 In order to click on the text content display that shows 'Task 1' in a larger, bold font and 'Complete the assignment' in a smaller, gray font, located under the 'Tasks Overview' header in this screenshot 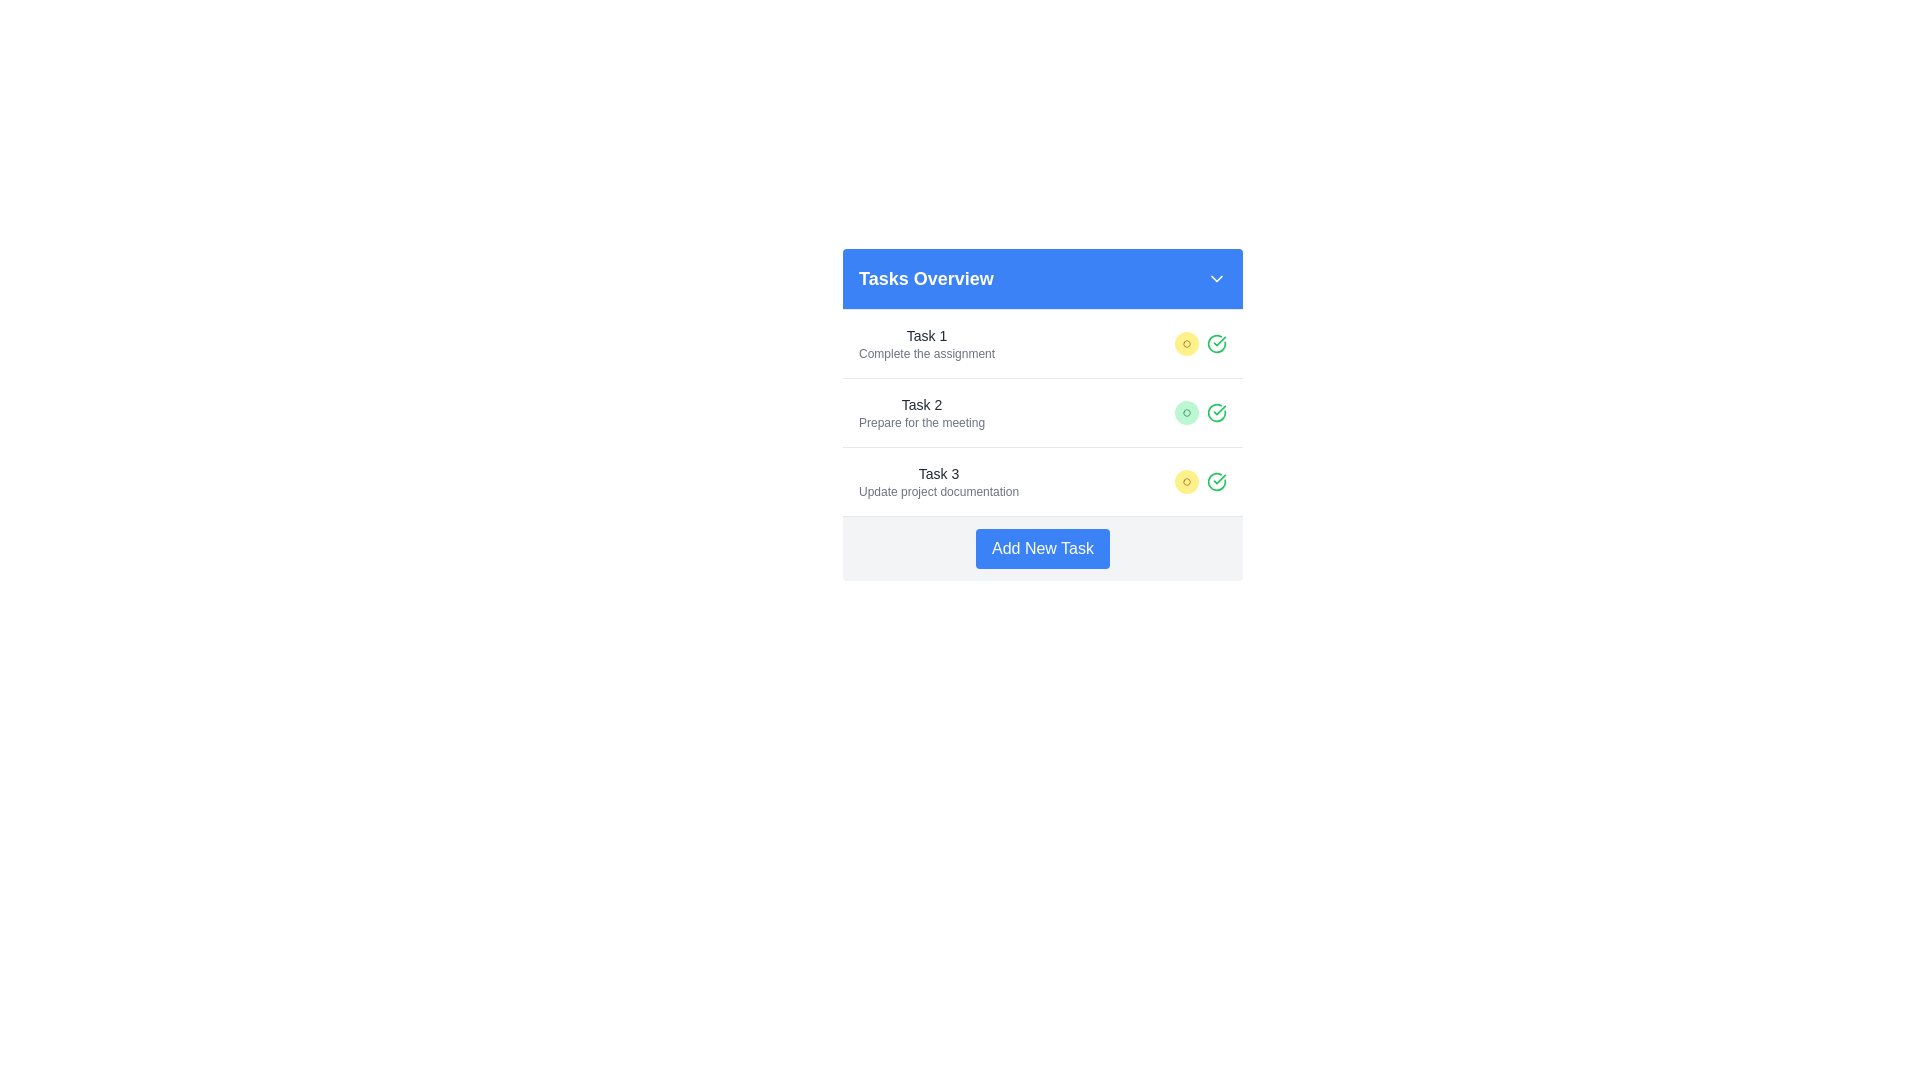, I will do `click(925, 342)`.